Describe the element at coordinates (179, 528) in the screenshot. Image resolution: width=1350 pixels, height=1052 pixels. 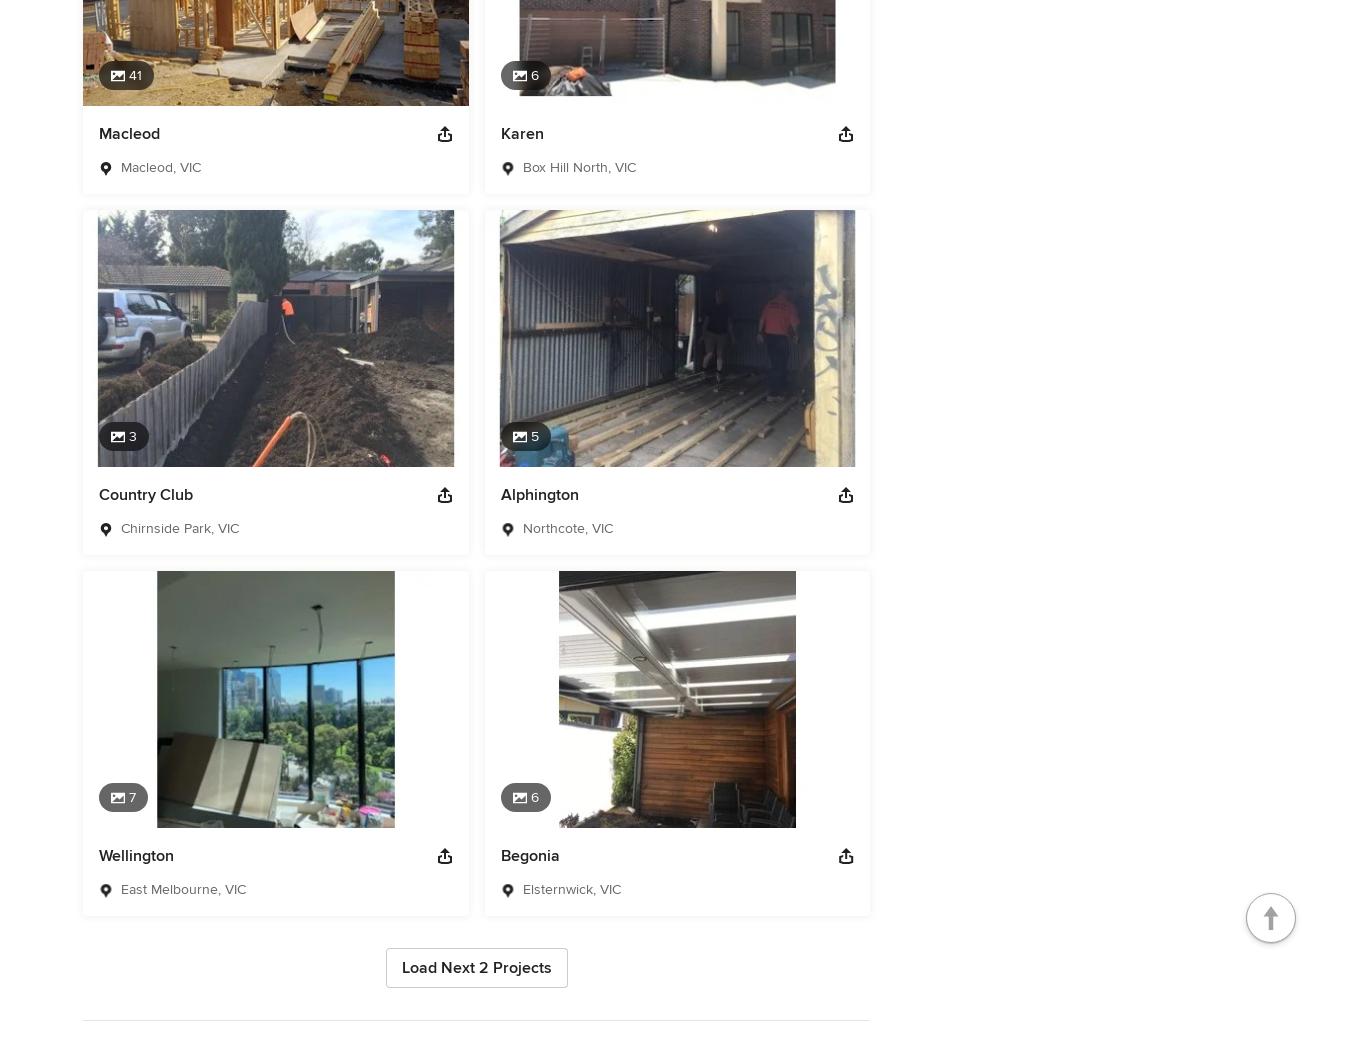
I see `'Chirnside Park, VIC'` at that location.